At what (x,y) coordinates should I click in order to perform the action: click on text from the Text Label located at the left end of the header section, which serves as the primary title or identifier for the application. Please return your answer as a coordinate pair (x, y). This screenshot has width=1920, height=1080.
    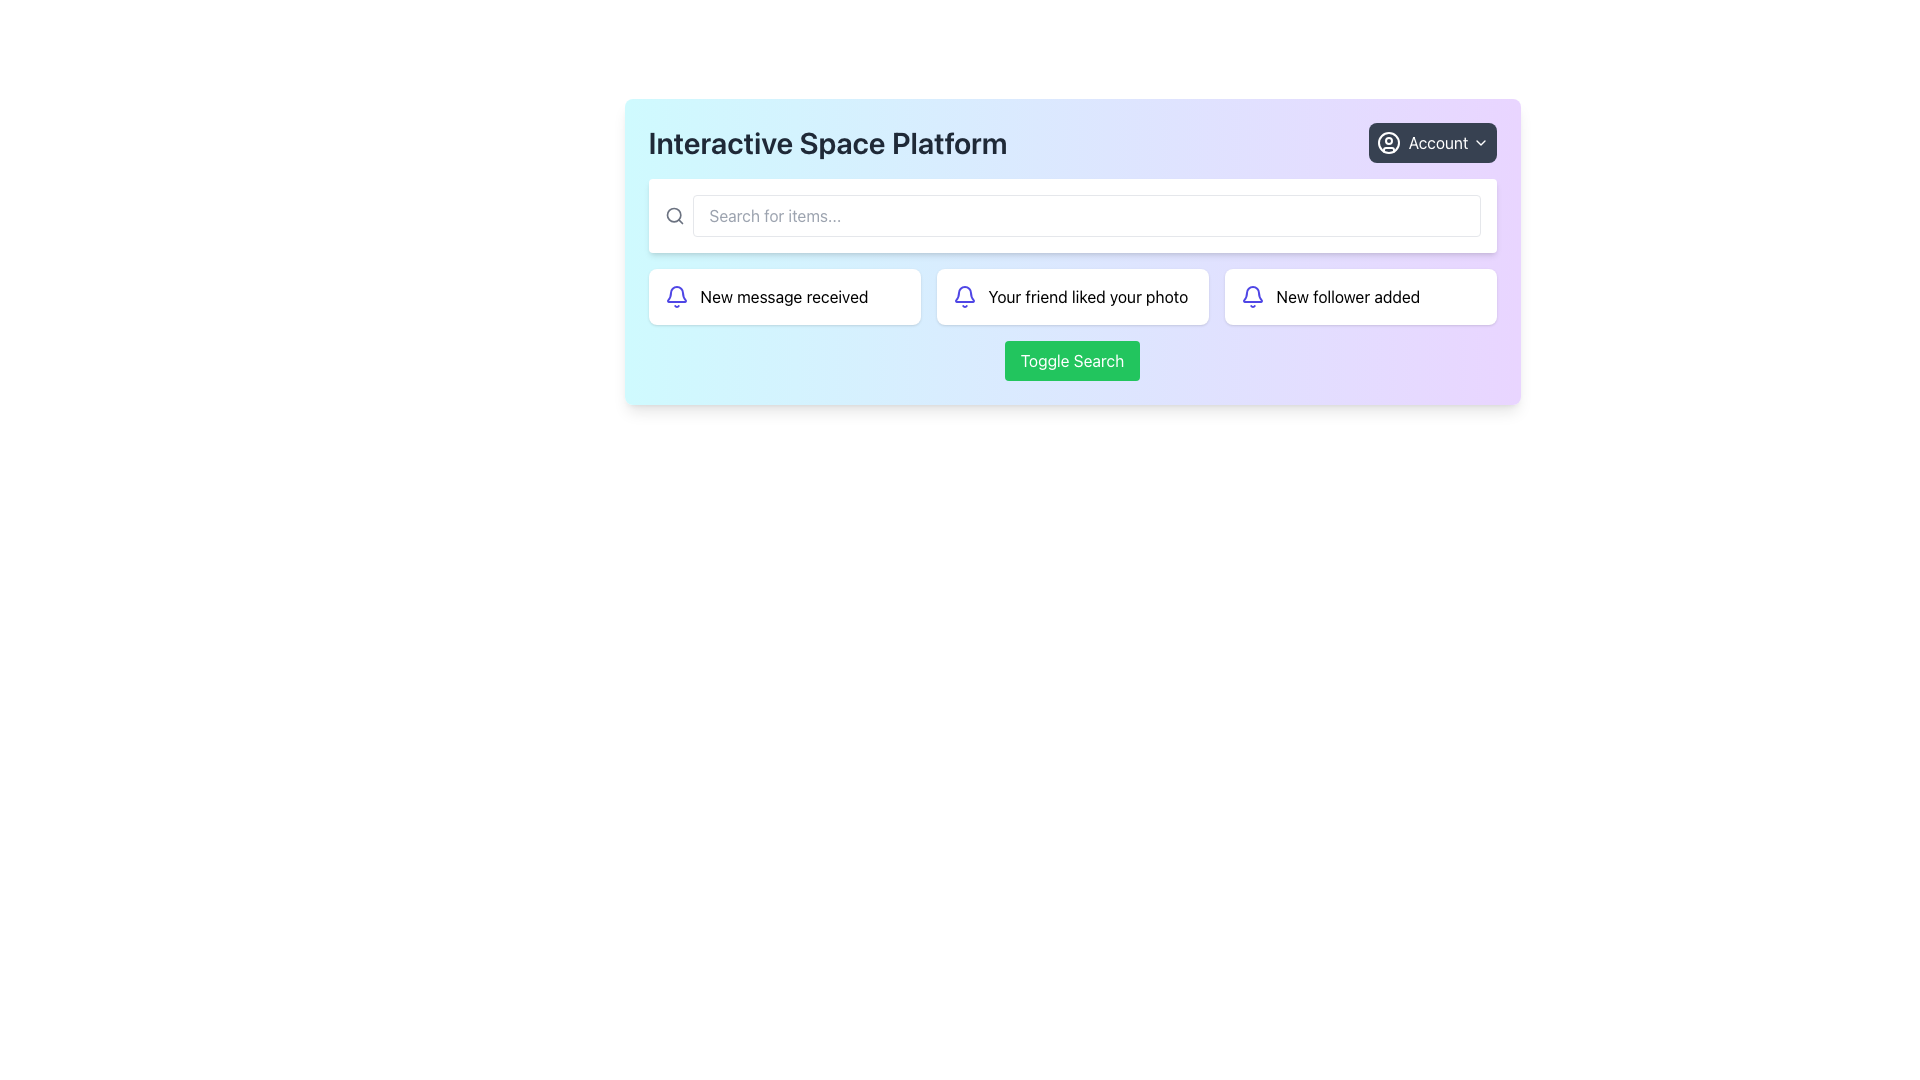
    Looking at the image, I should click on (828, 141).